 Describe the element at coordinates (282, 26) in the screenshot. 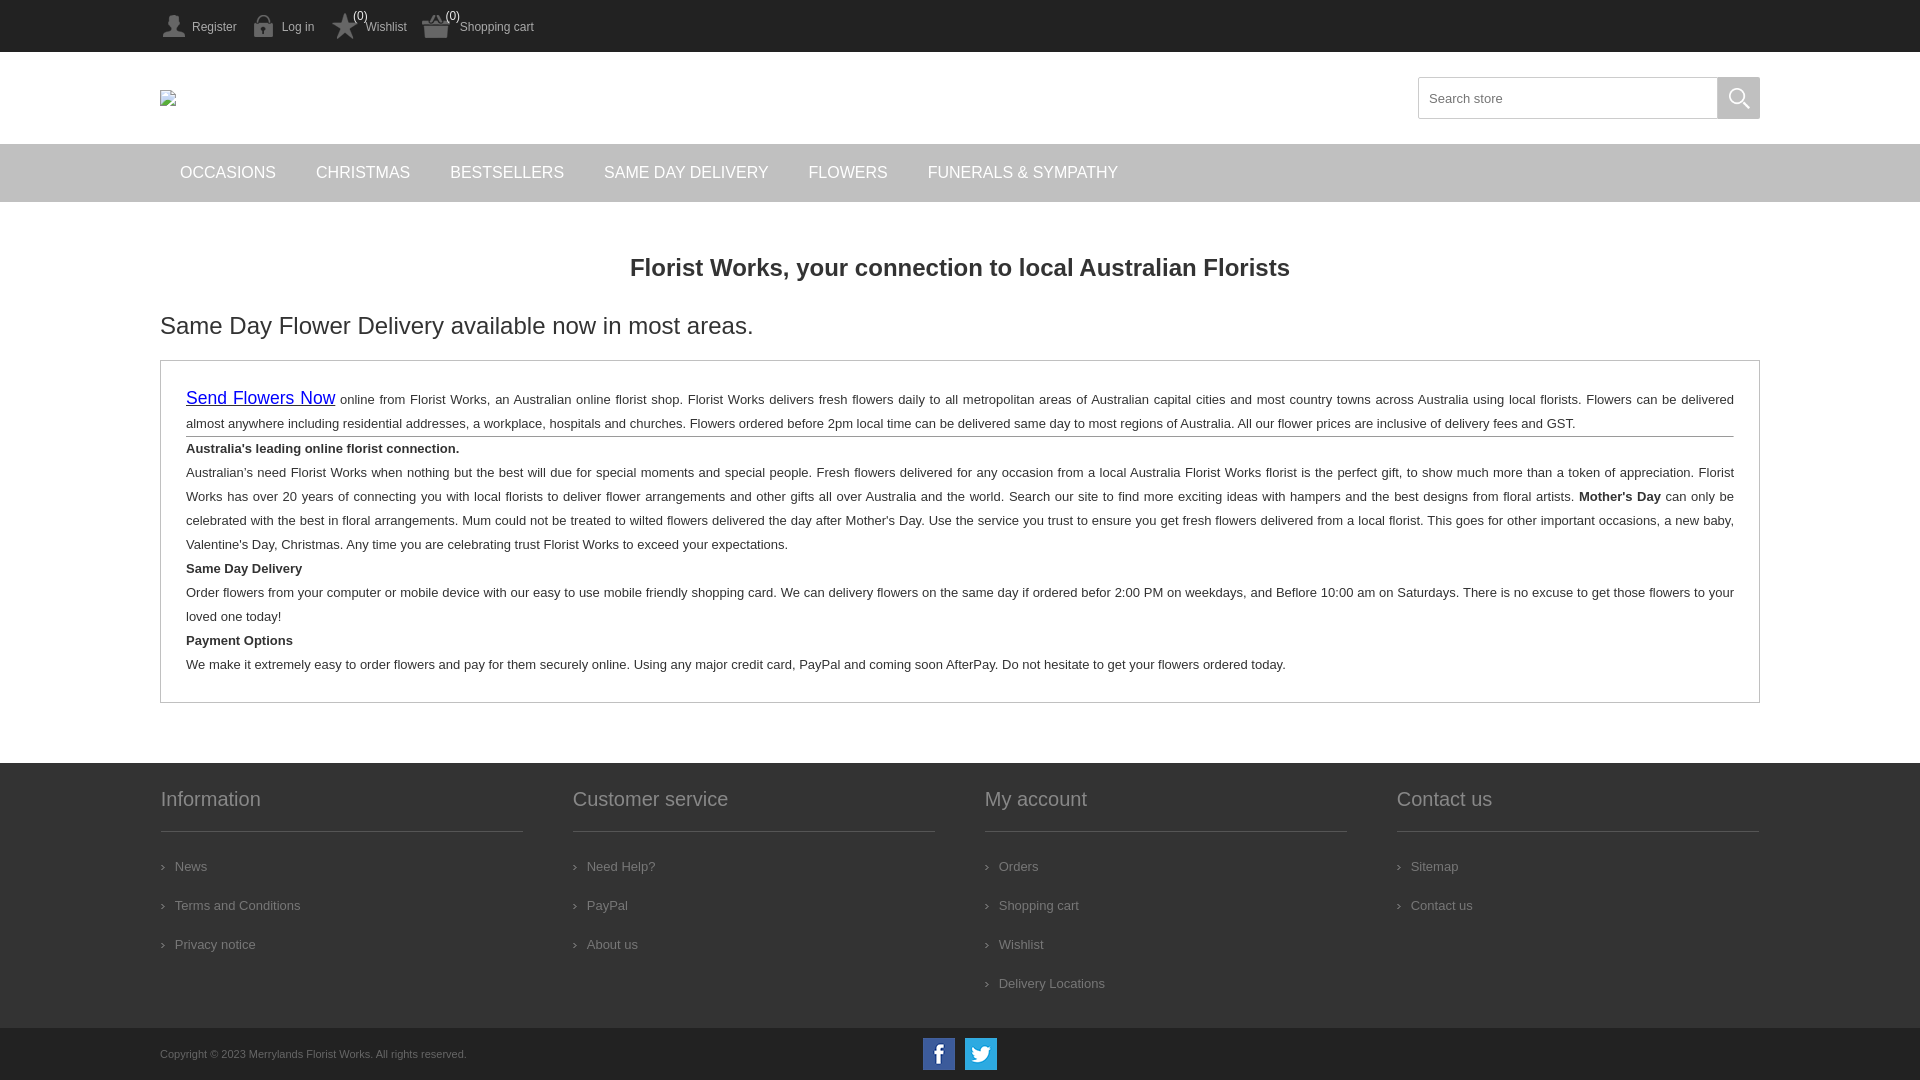

I see `'Log in'` at that location.